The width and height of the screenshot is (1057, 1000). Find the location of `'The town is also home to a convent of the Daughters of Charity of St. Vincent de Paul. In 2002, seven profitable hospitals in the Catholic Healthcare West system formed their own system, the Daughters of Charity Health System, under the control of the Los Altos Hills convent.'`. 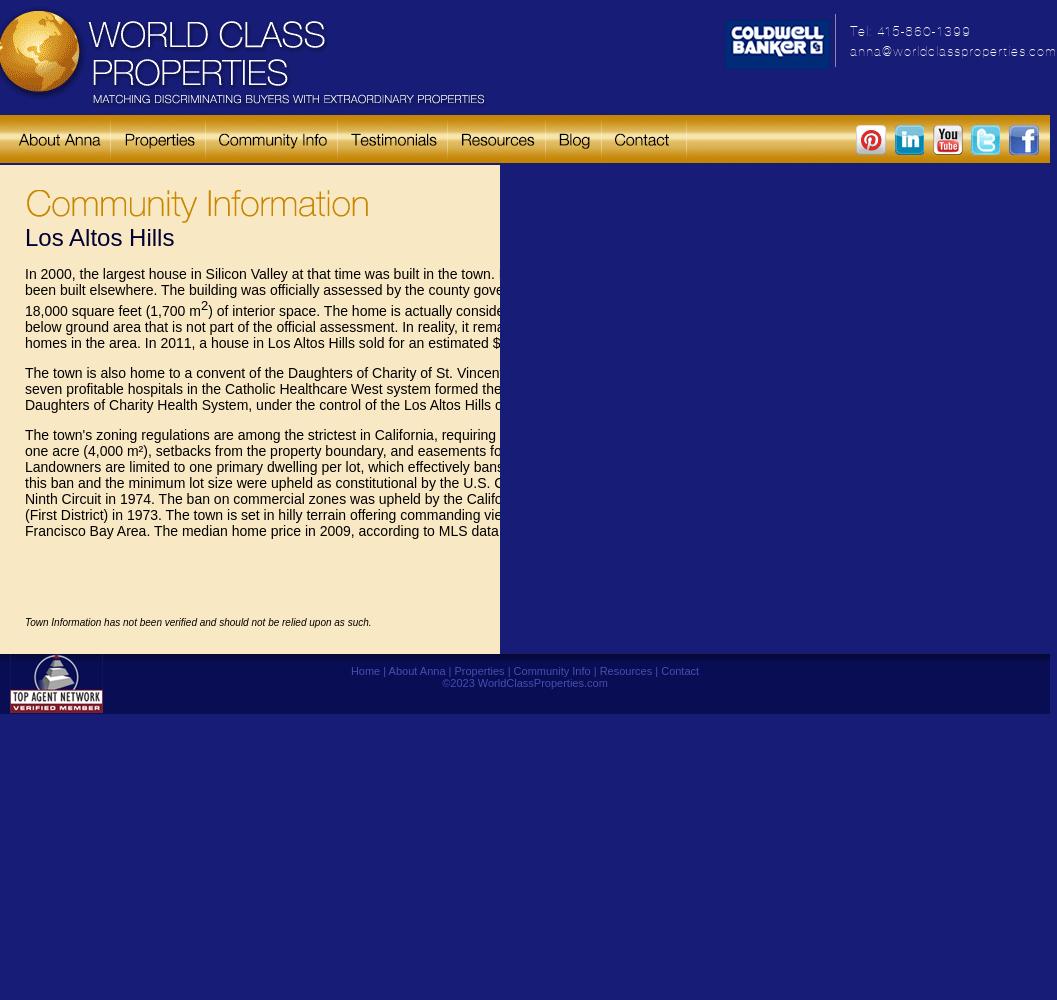

'The town is also home to a convent of the Daughters of Charity of St. Vincent de Paul. In 2002, seven profitable hospitals in the Catholic Healthcare West system formed their own system, the Daughters of Charity Health System, under the control of the Los Altos Hills convent.' is located at coordinates (319, 388).